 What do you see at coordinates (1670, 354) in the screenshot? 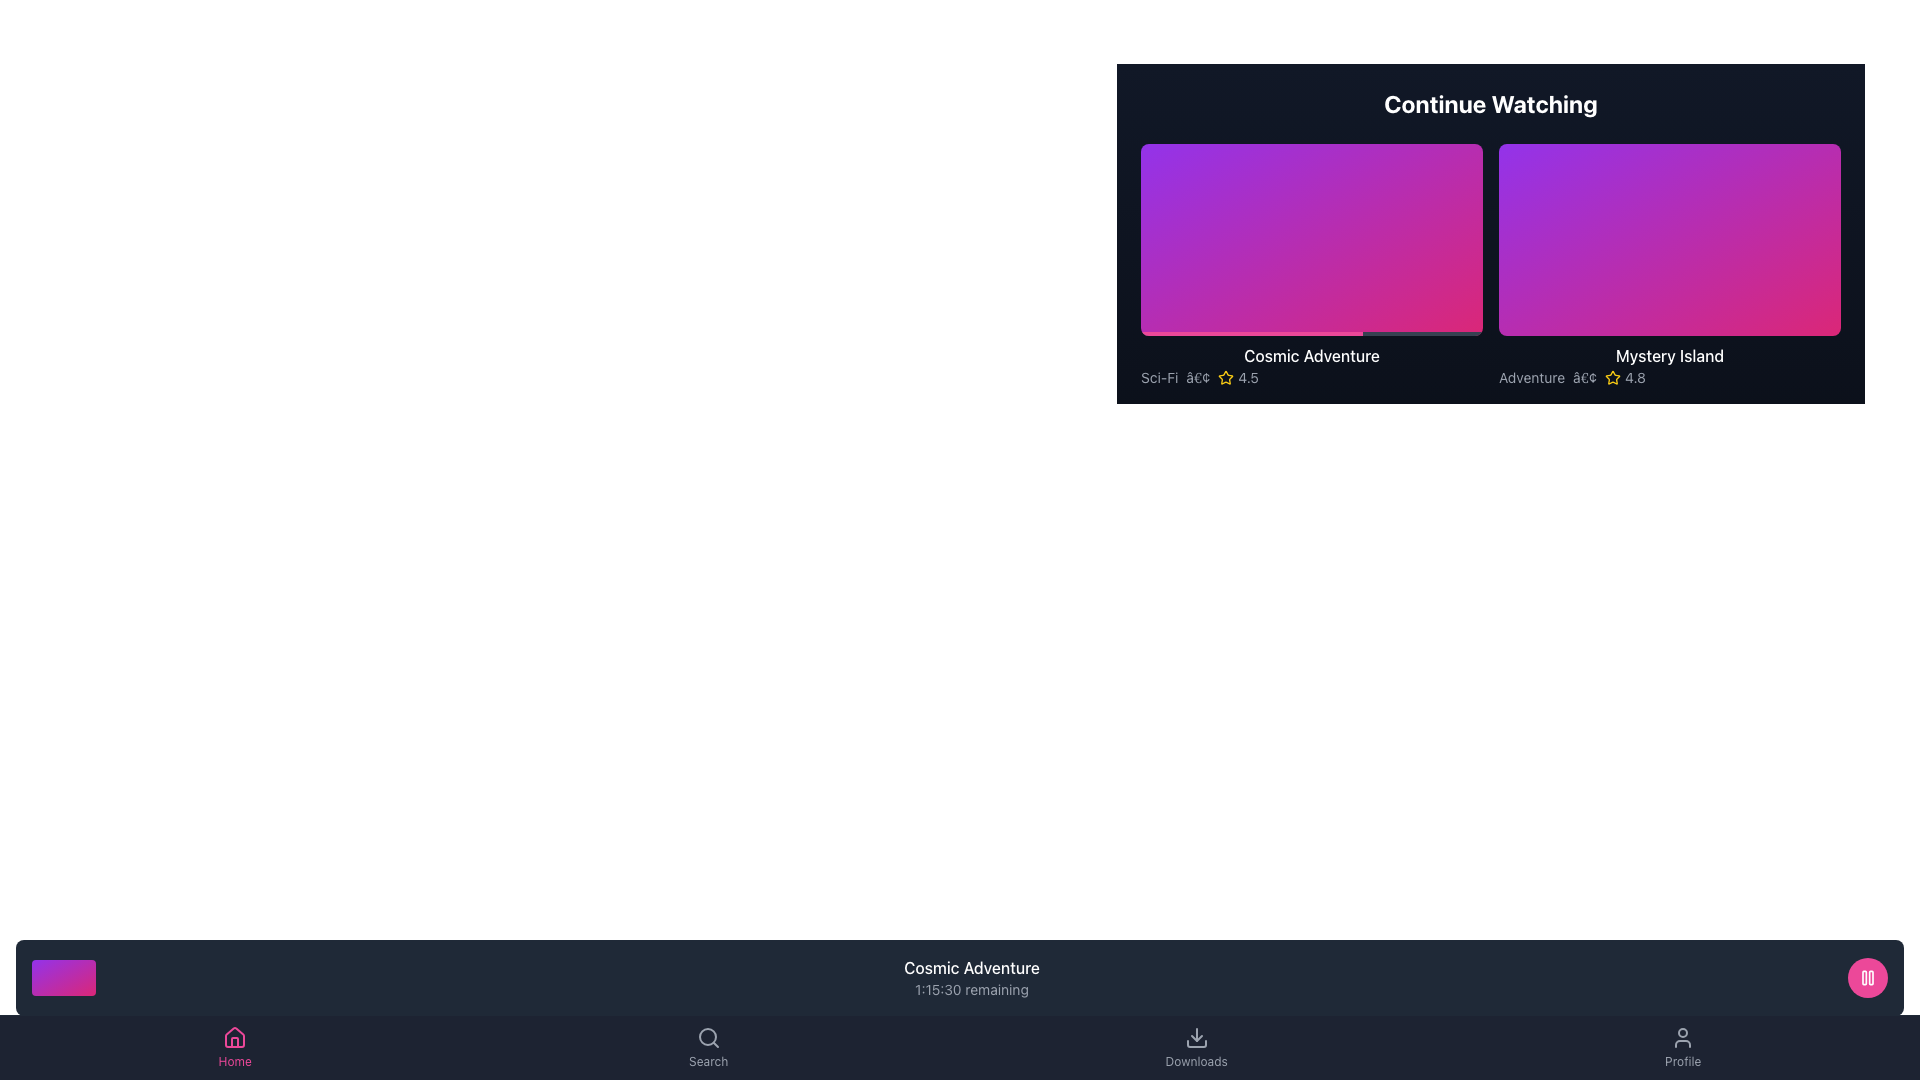
I see `the text label displaying 'Mystery Island', which is positioned directly beneath a colorful rectangular image in the 'Continue Watching' section` at bounding box center [1670, 354].